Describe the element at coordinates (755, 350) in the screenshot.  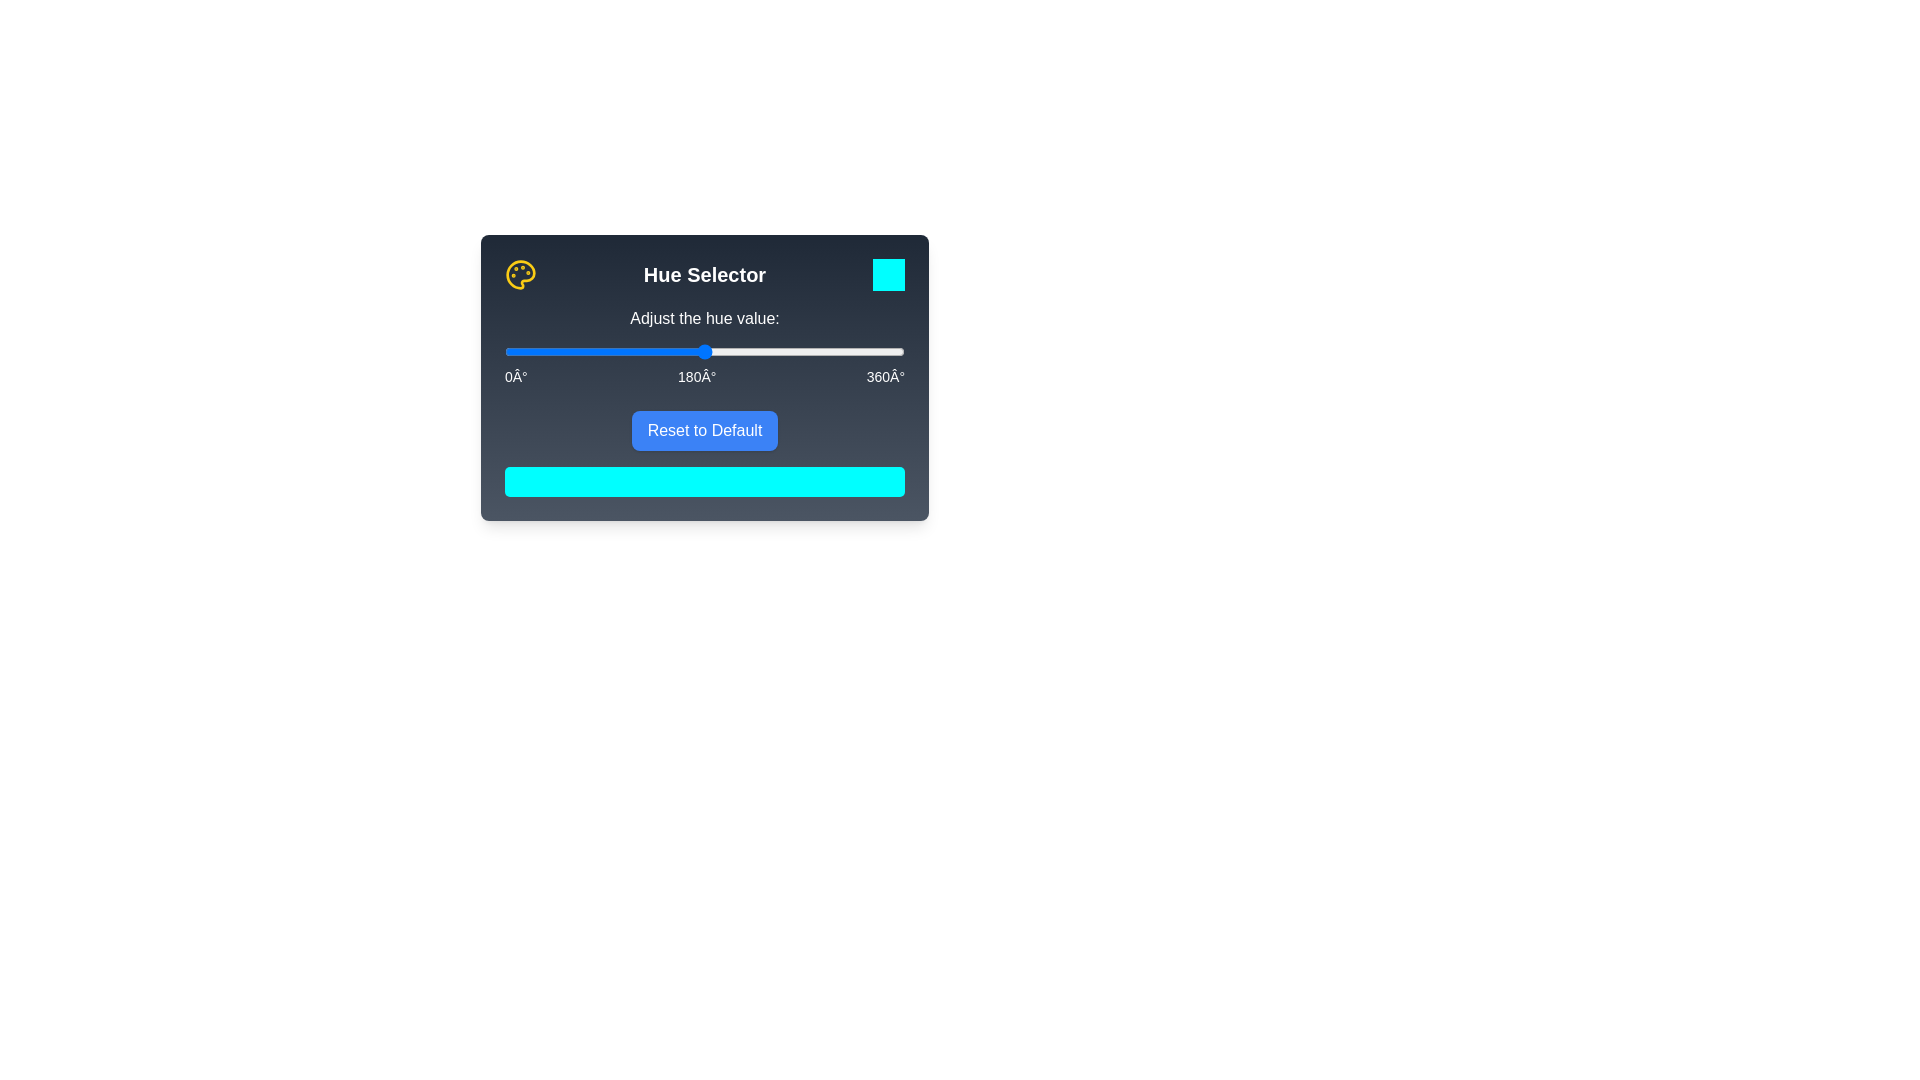
I see `the hue slider to 226°` at that location.